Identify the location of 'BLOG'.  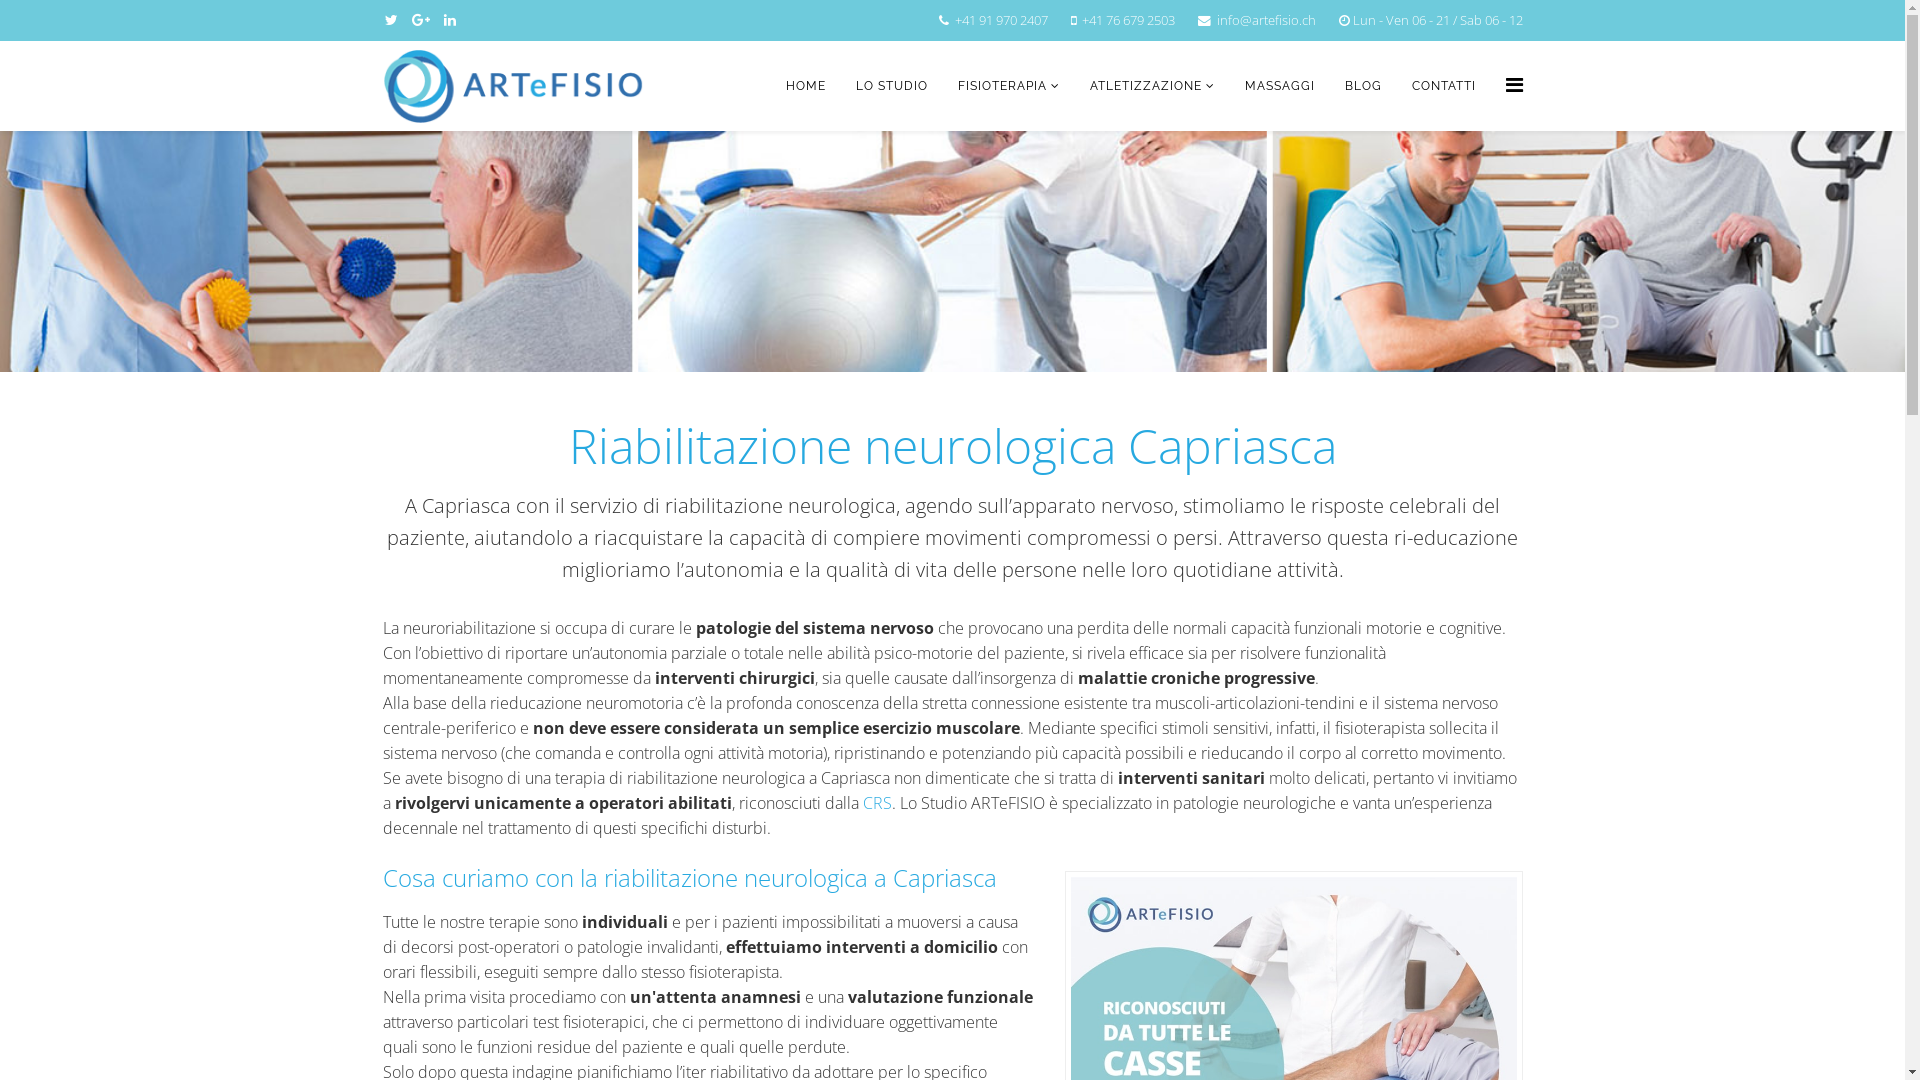
(1329, 84).